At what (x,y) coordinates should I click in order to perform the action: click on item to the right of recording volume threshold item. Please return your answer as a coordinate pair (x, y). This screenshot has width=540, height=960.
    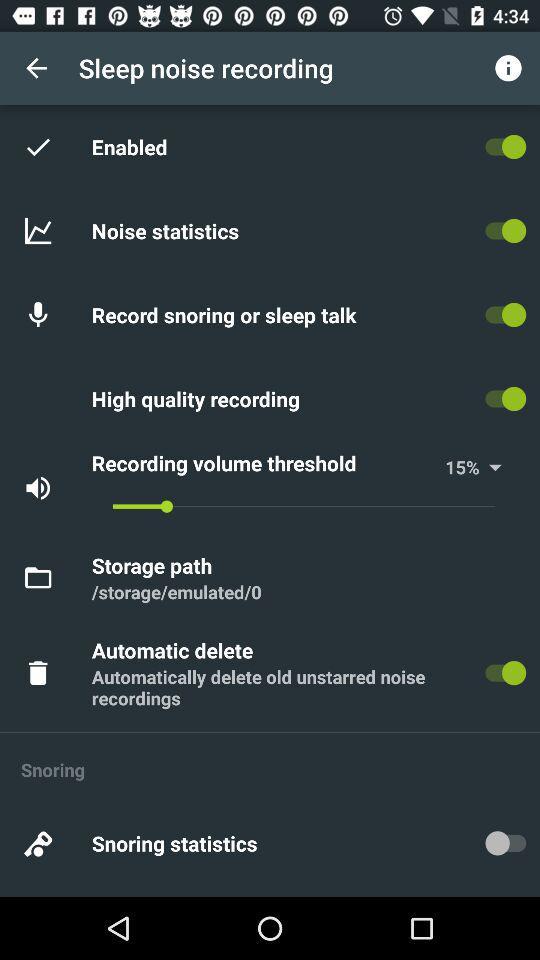
    Looking at the image, I should click on (455, 467).